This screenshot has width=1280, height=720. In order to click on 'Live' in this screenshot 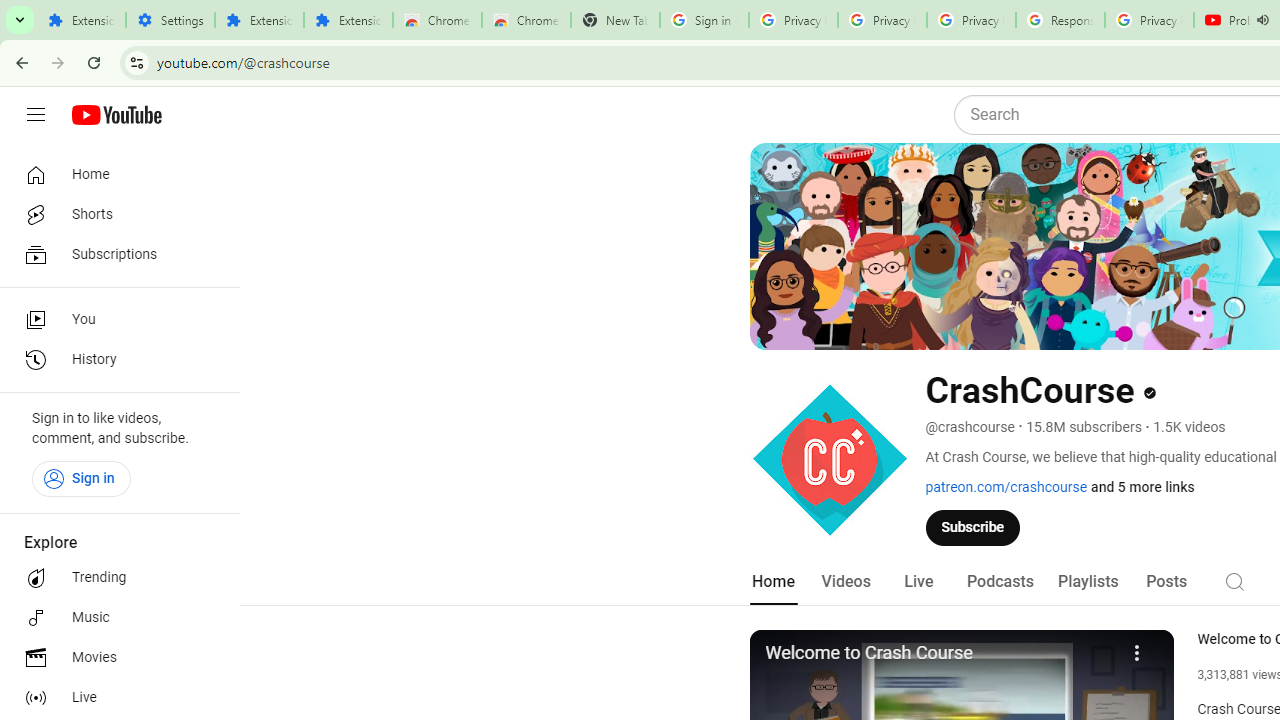, I will do `click(917, 581)`.